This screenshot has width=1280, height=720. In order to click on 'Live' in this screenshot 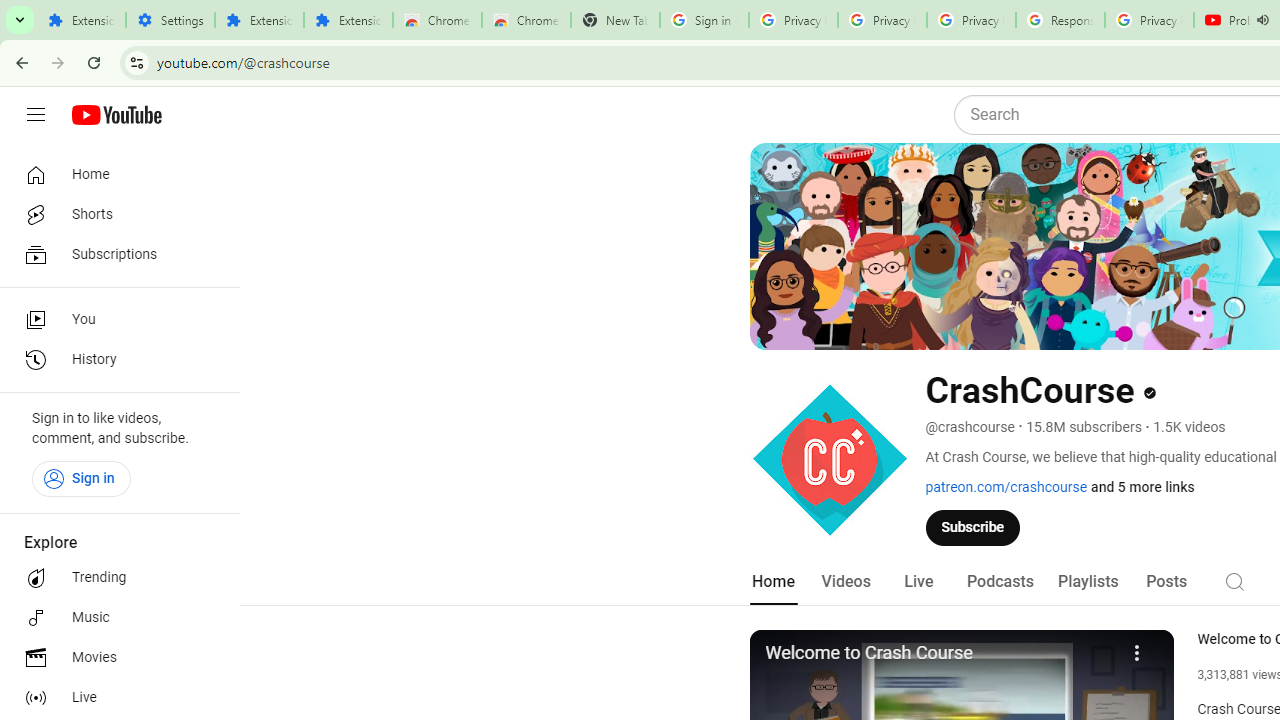, I will do `click(917, 581)`.